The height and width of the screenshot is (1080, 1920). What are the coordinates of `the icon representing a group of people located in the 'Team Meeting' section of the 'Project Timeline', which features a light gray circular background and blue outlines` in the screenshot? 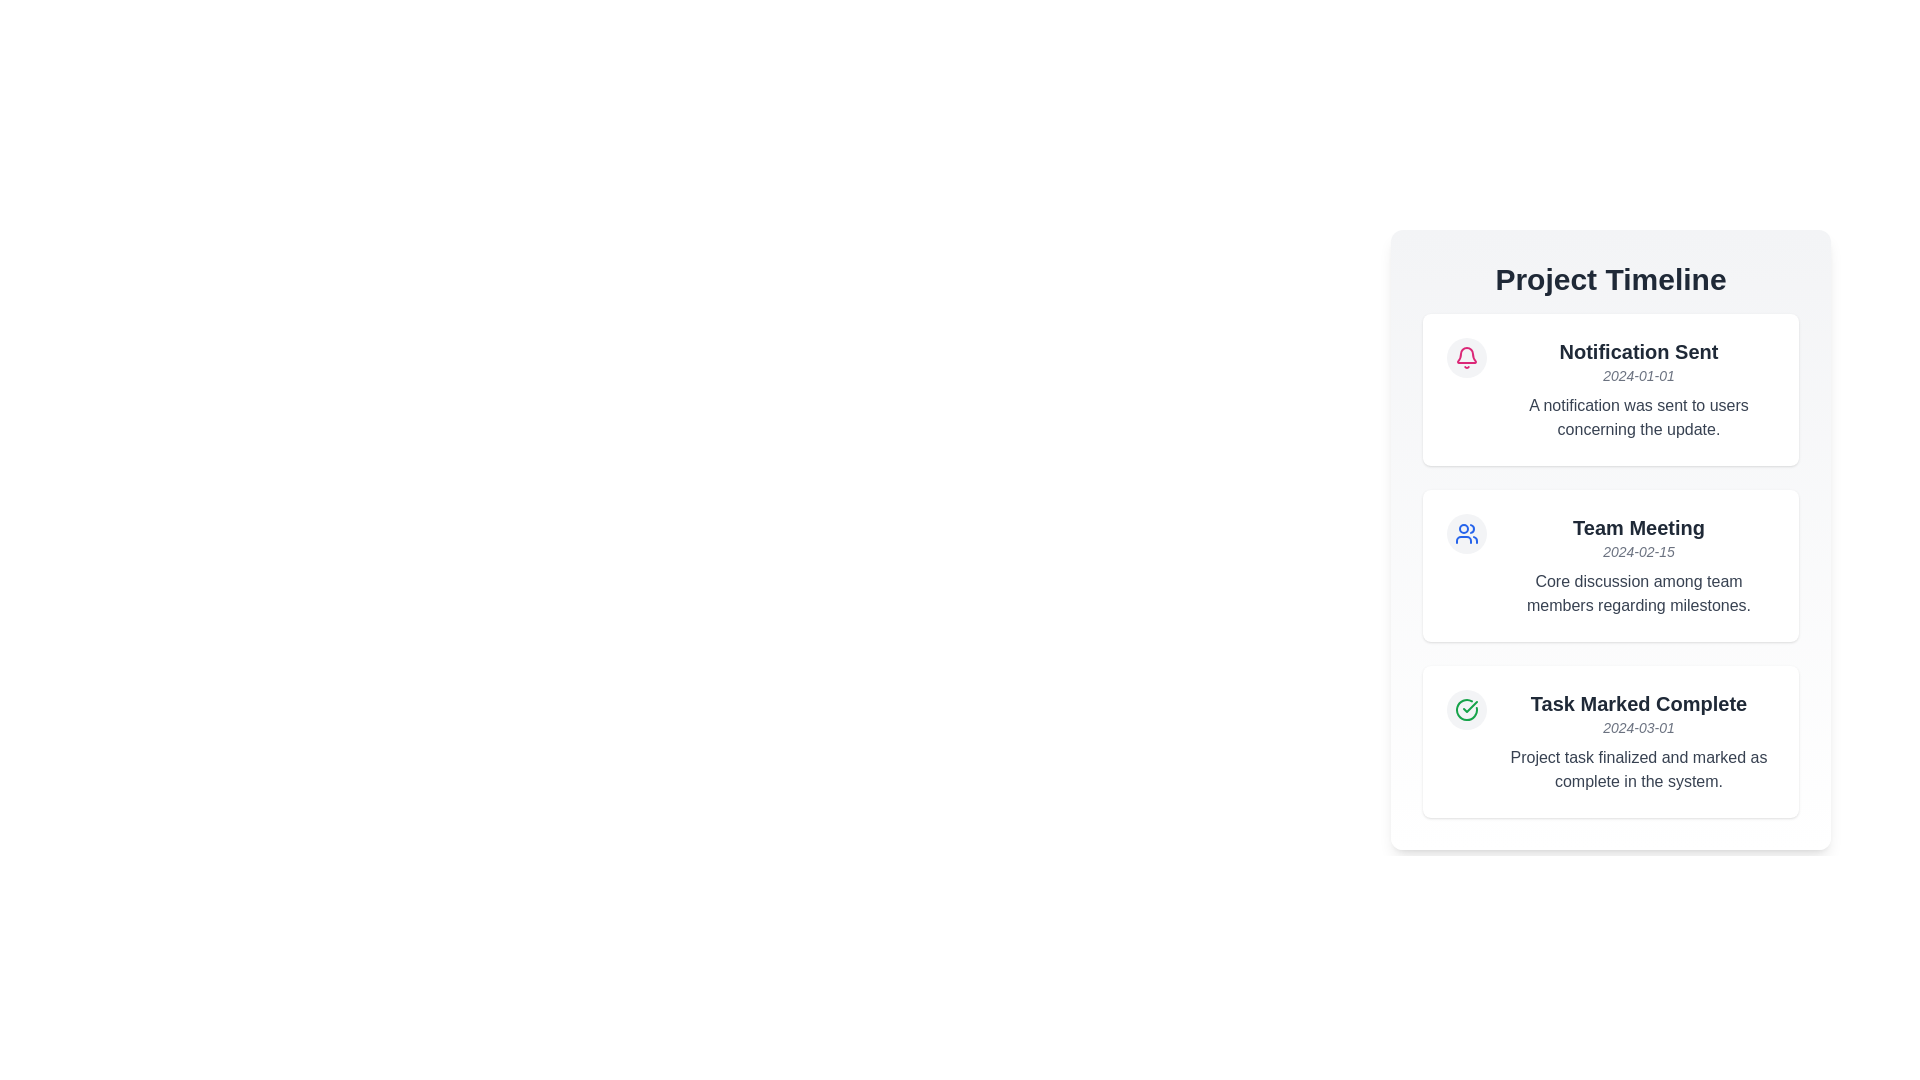 It's located at (1467, 532).